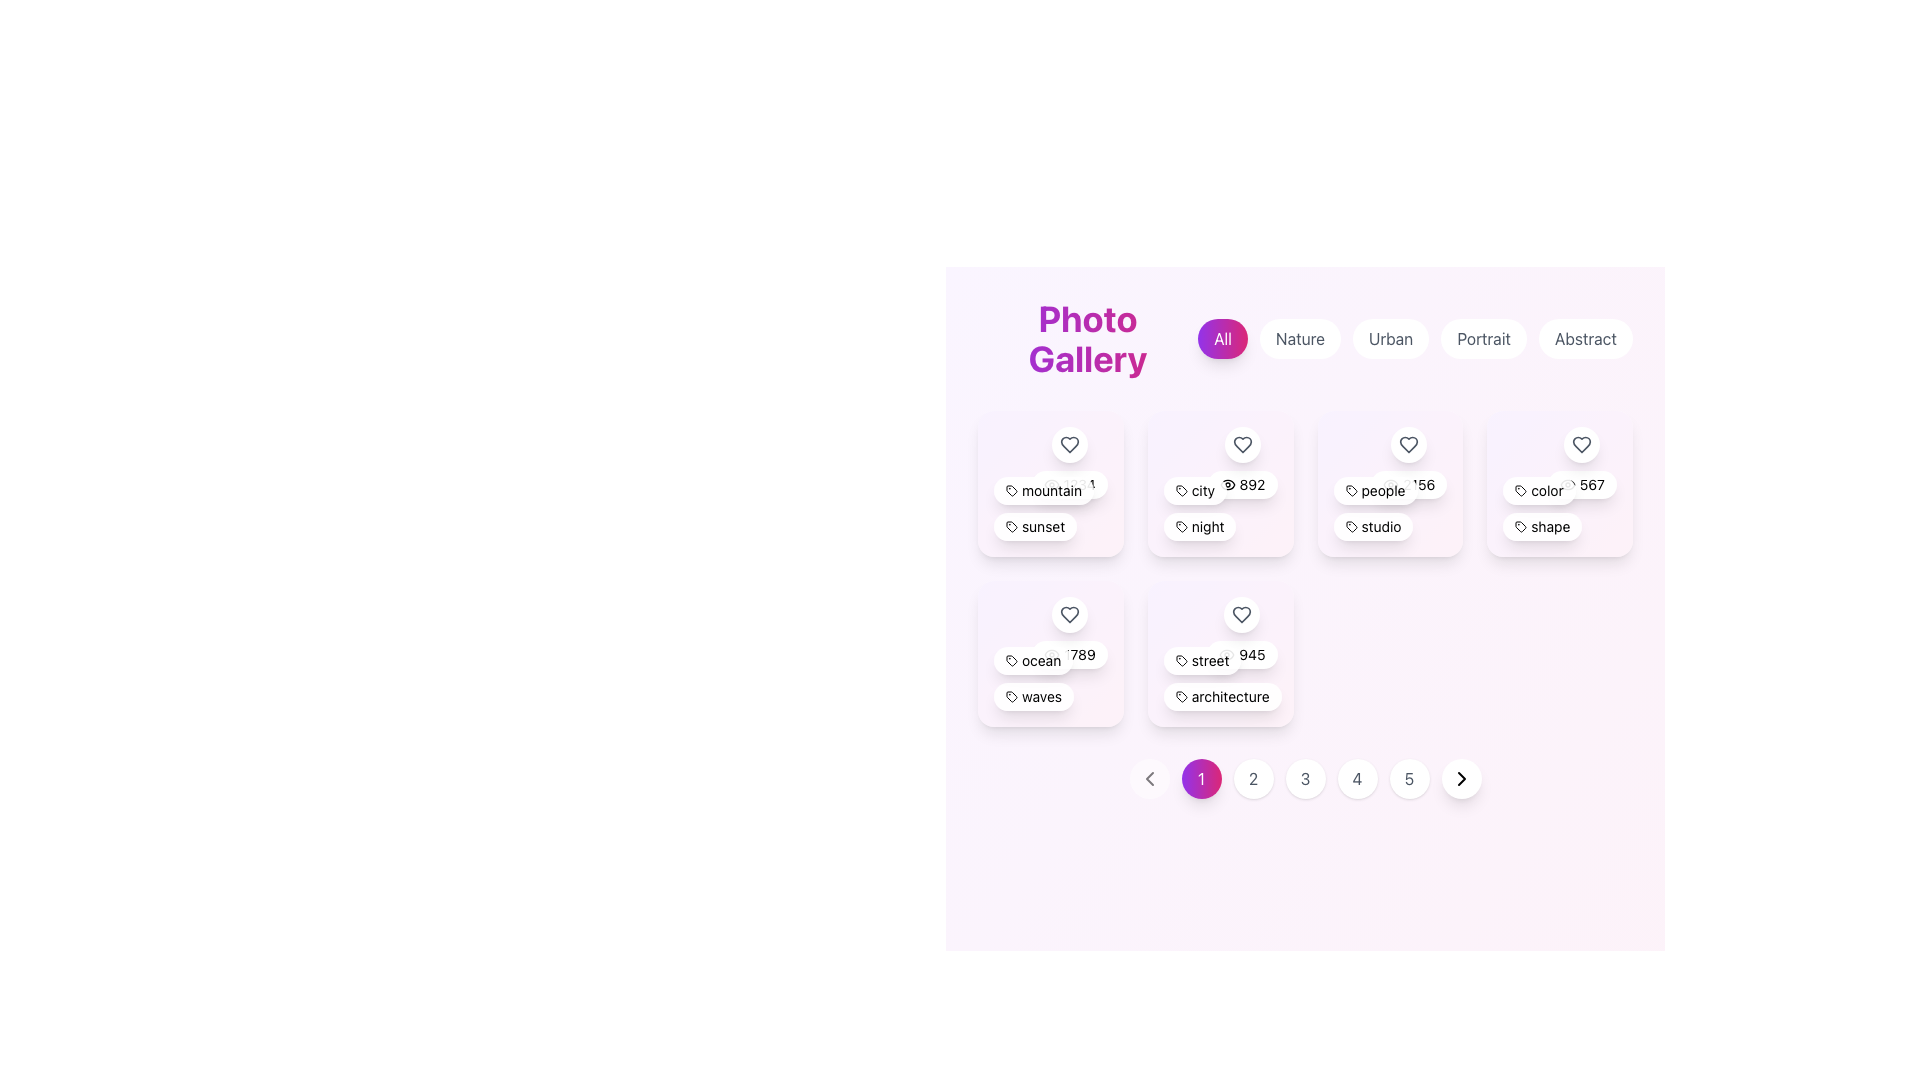 Image resolution: width=1920 pixels, height=1080 pixels. Describe the element at coordinates (1566, 485) in the screenshot. I see `the eye icon representing visibility or views, located to the left of the '567' label in the gallery layout` at that location.